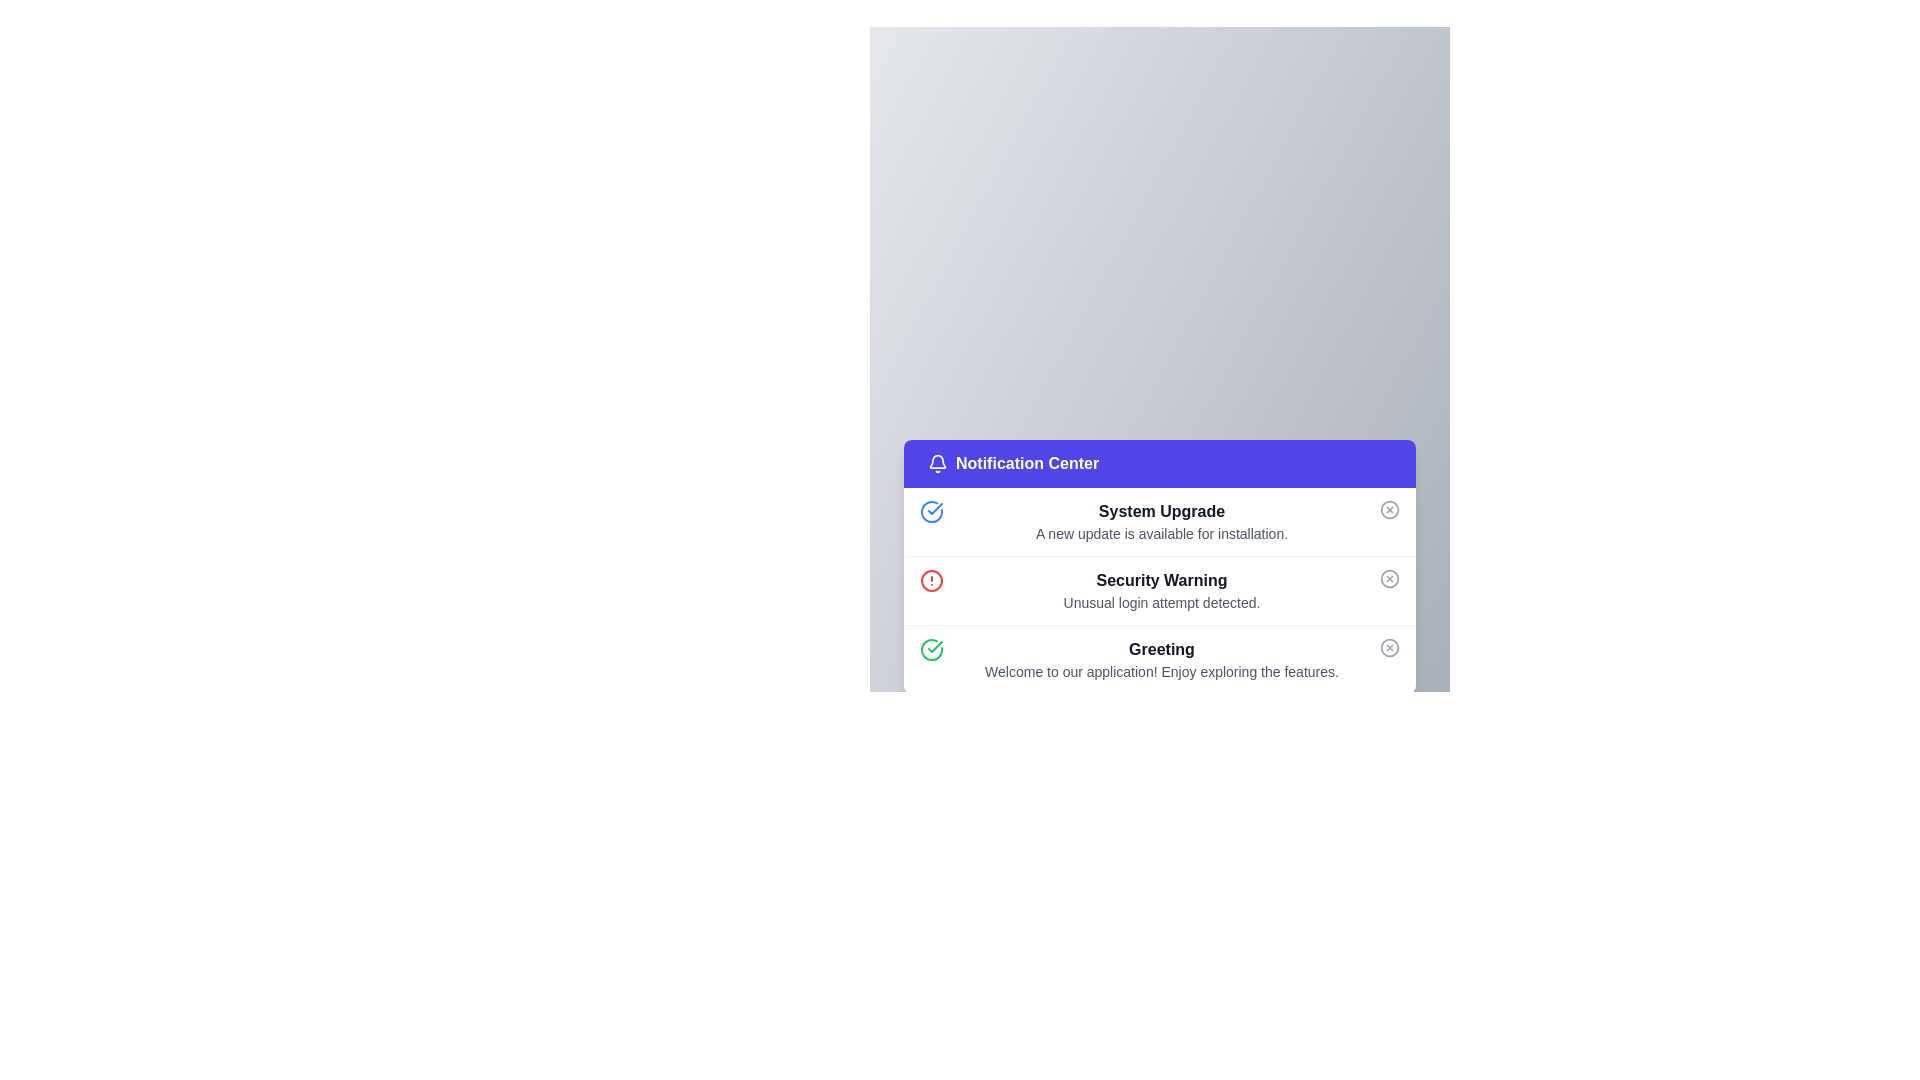 Image resolution: width=1920 pixels, height=1080 pixels. I want to click on heading labeled 'Greeting', which is a bold text label in dark gray color located at the bottom-center of the interface within a notification card, so click(1161, 650).